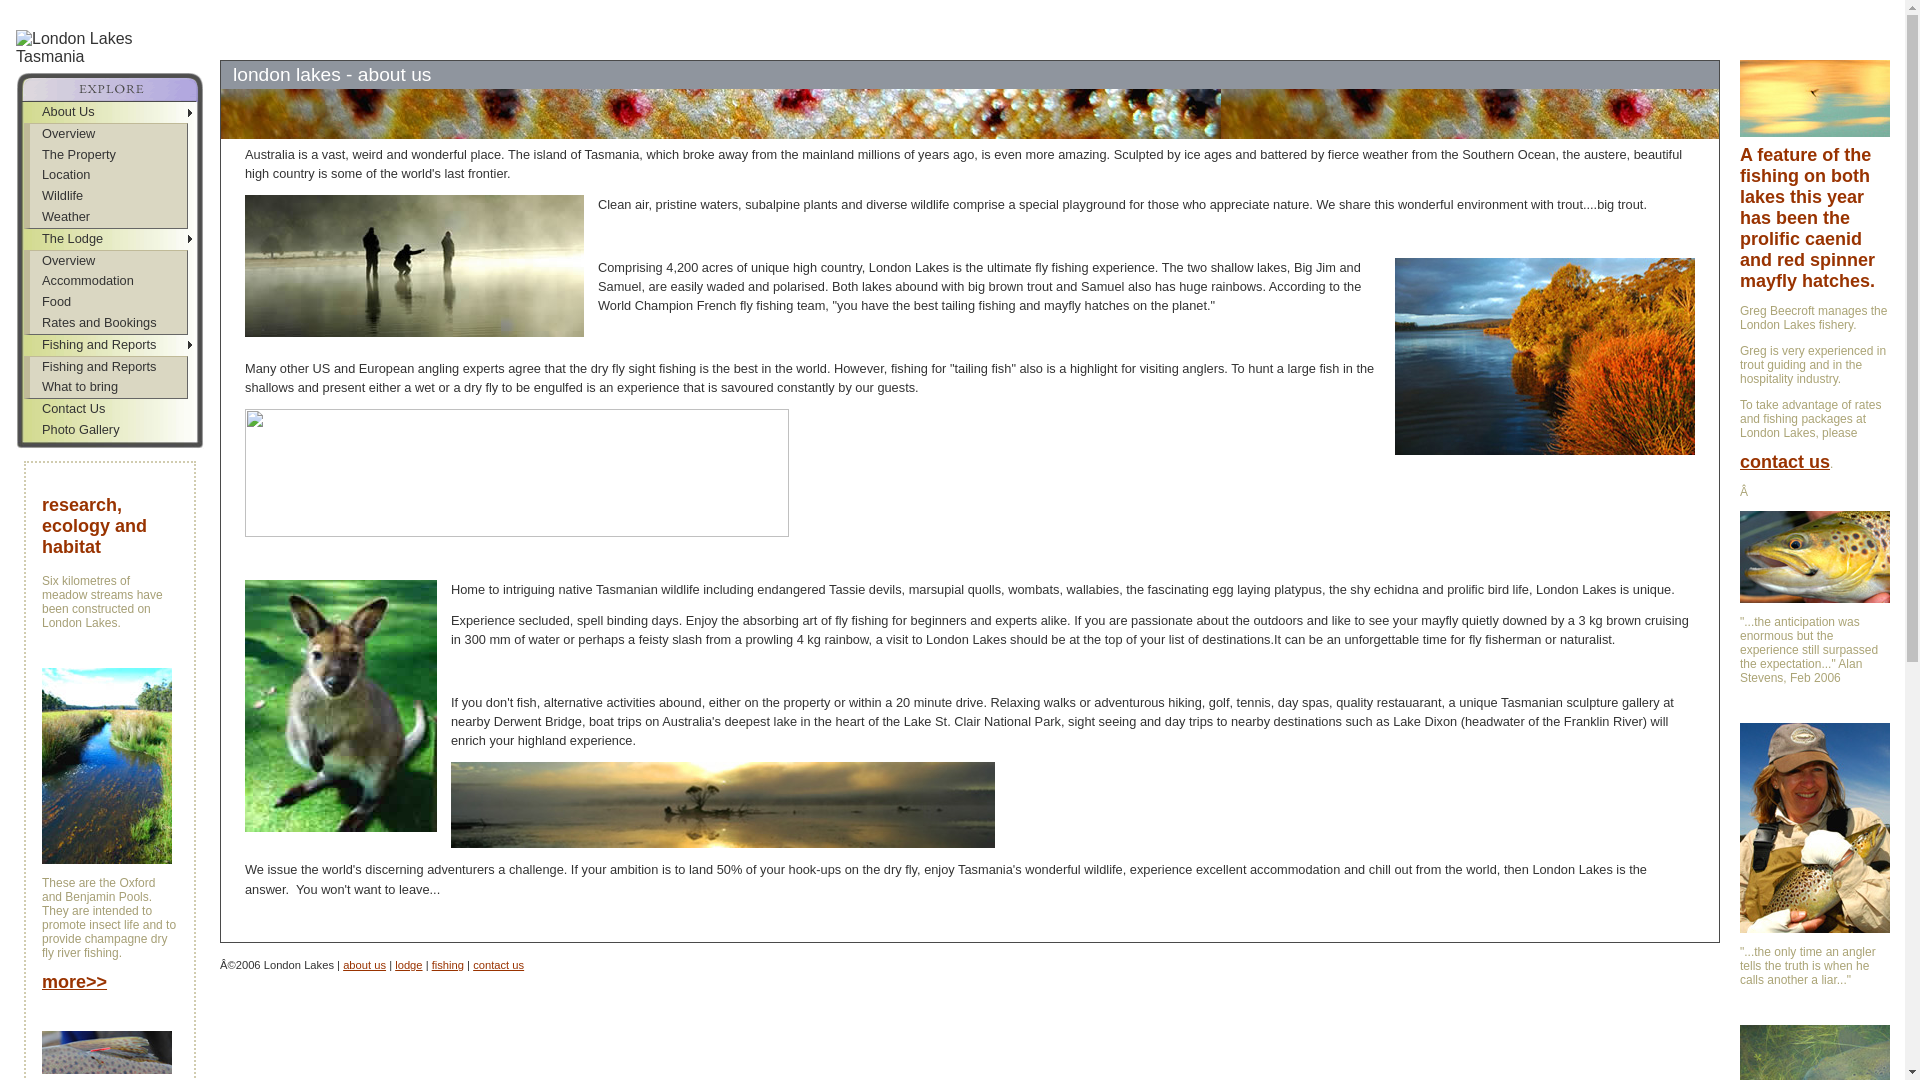  Describe the element at coordinates (107, 134) in the screenshot. I see `'Overview'` at that location.